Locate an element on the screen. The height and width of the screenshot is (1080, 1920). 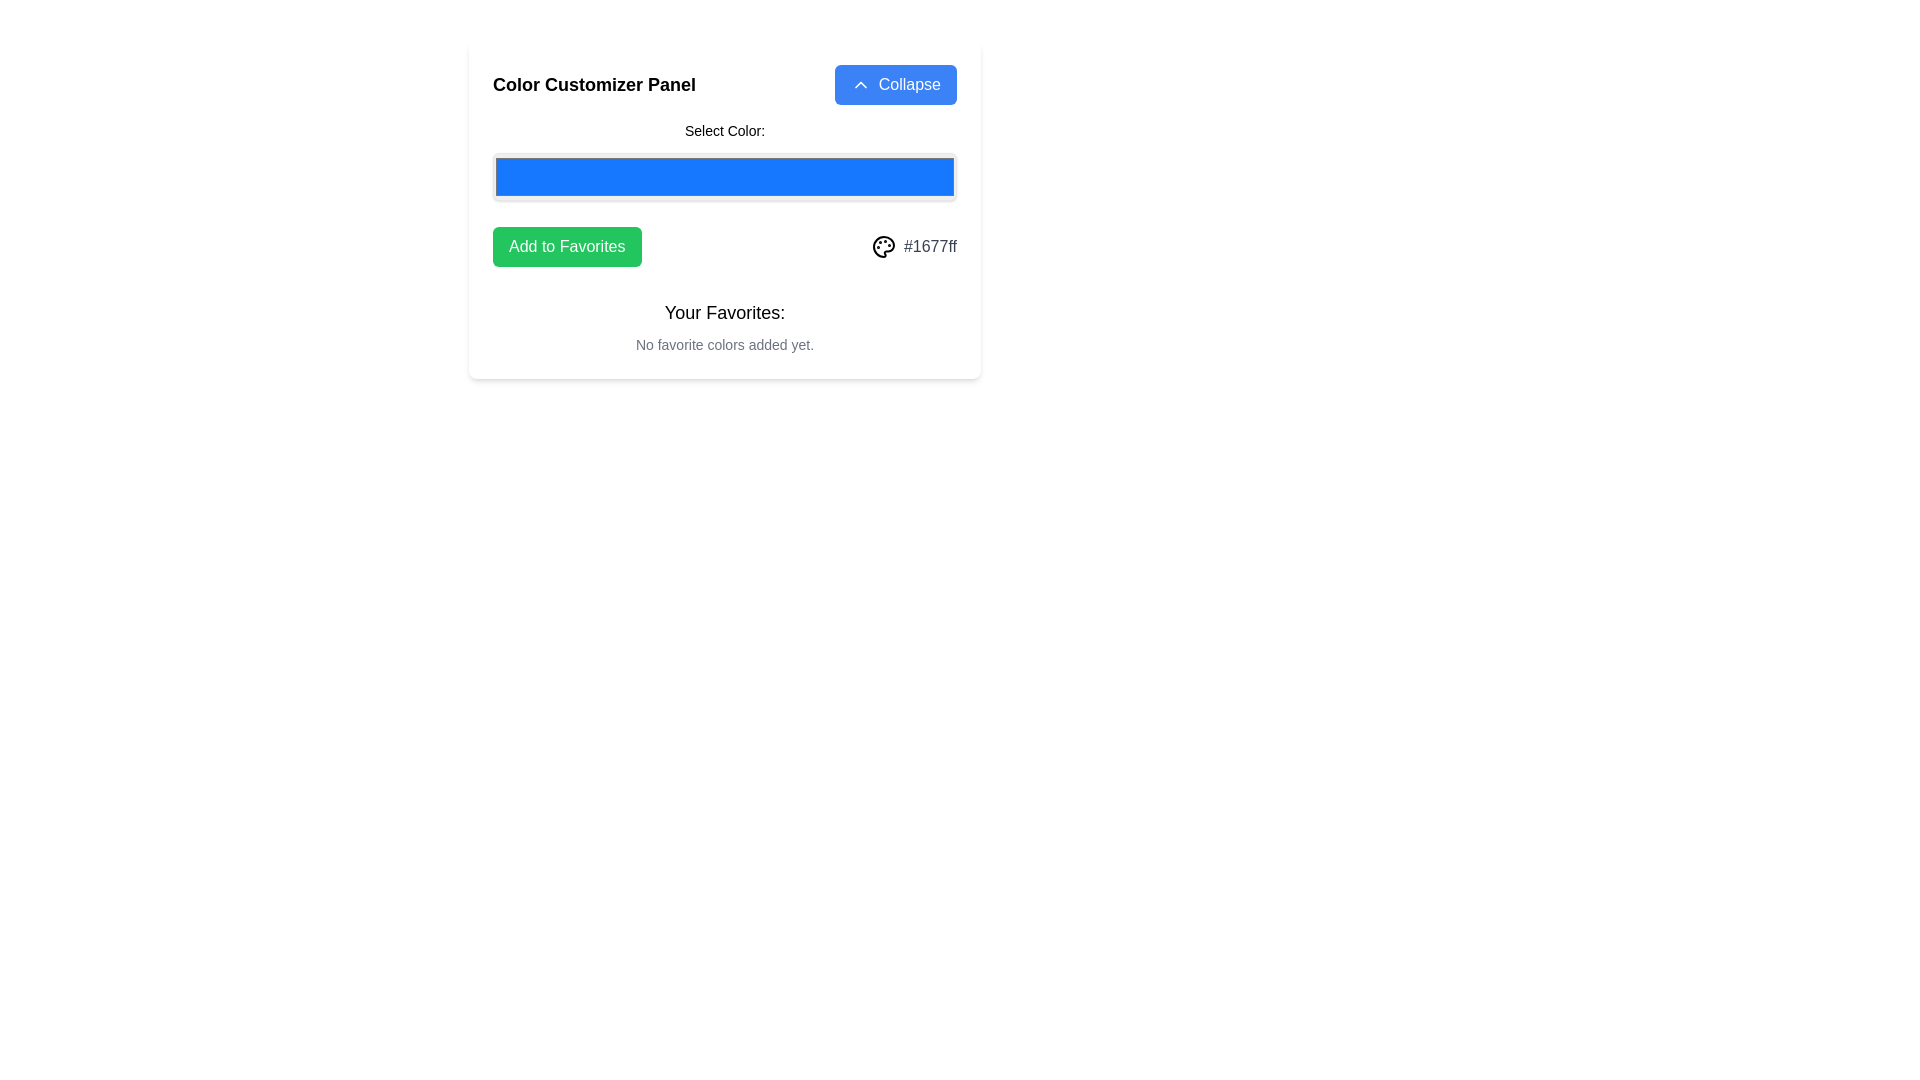
the text label displaying 'Your Favorites:' which is styled as a heading and positioned above the text 'No favorite colors added yet.' is located at coordinates (723, 312).